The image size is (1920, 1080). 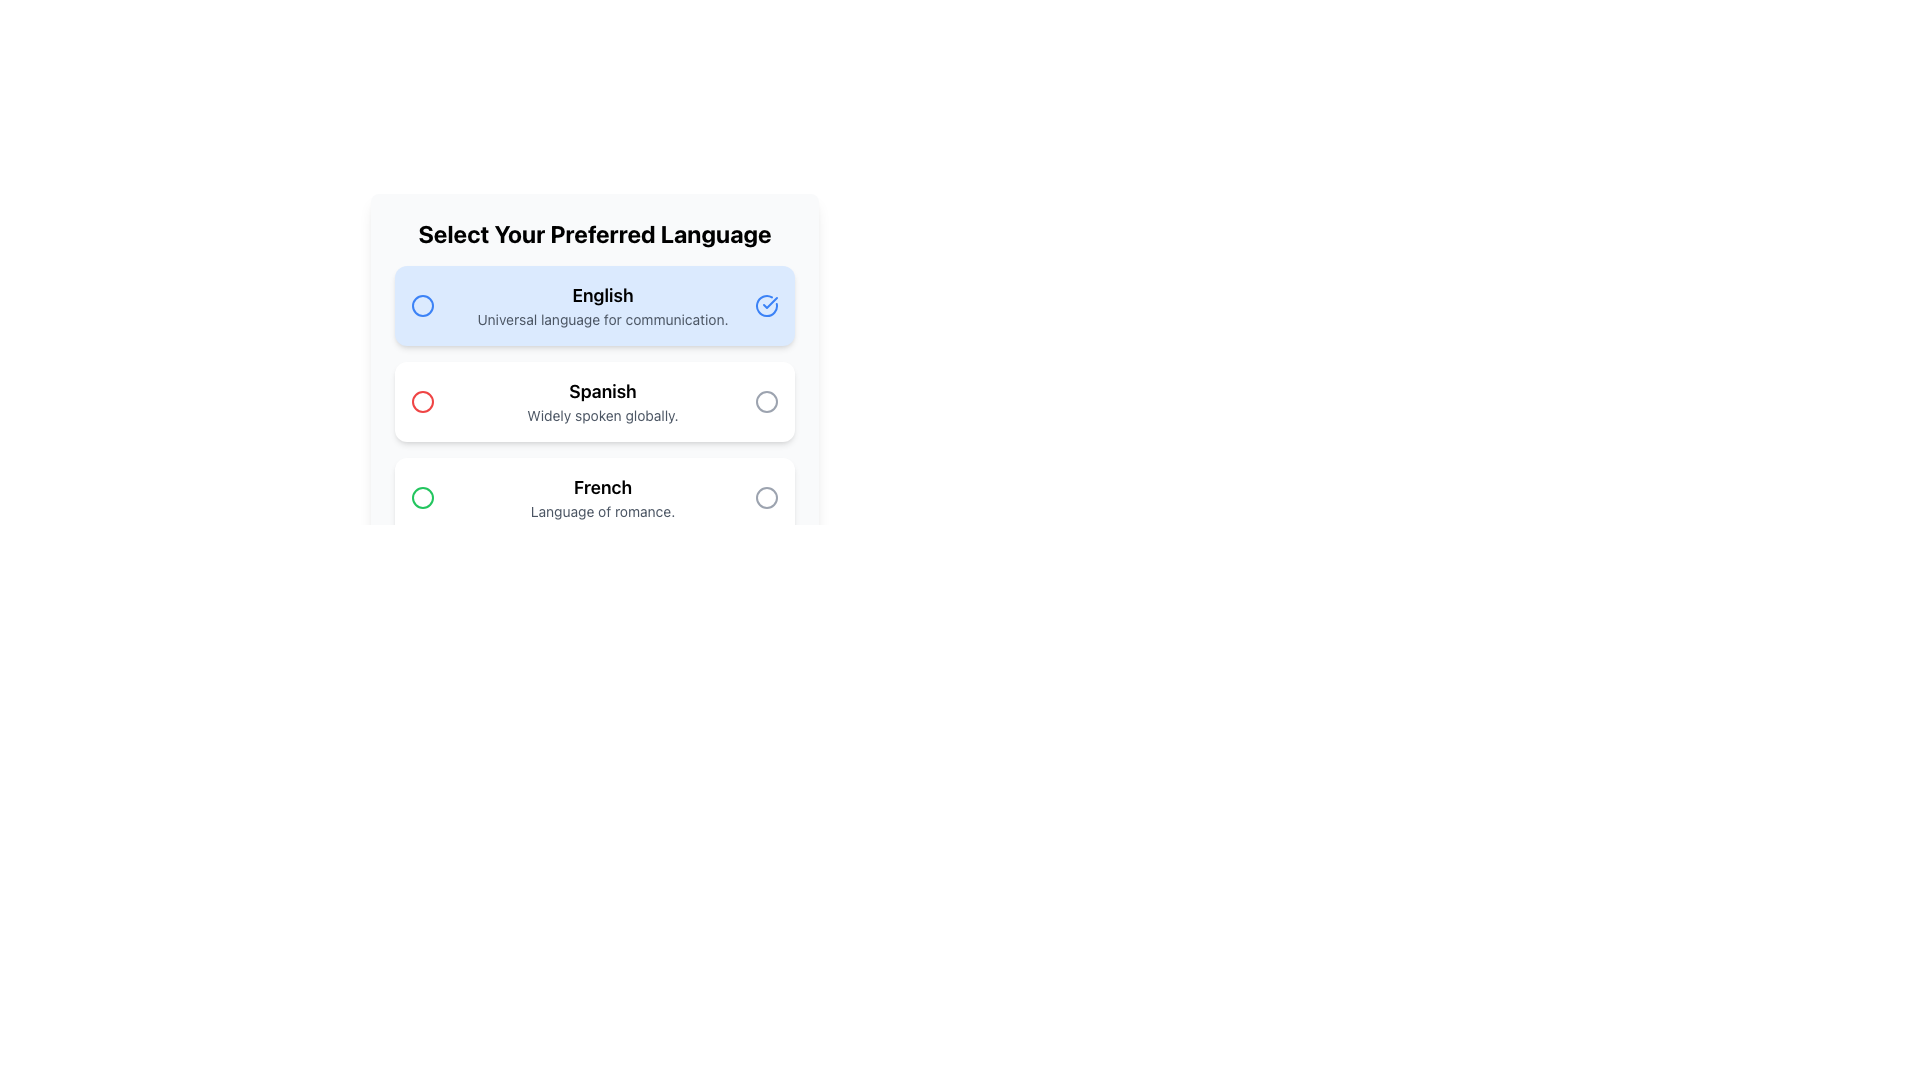 What do you see at coordinates (766, 305) in the screenshot?
I see `the blue circular icon with a checkmark inside, located in the top-right corner of the highlighted 'English' selection box, to confirm the selection` at bounding box center [766, 305].